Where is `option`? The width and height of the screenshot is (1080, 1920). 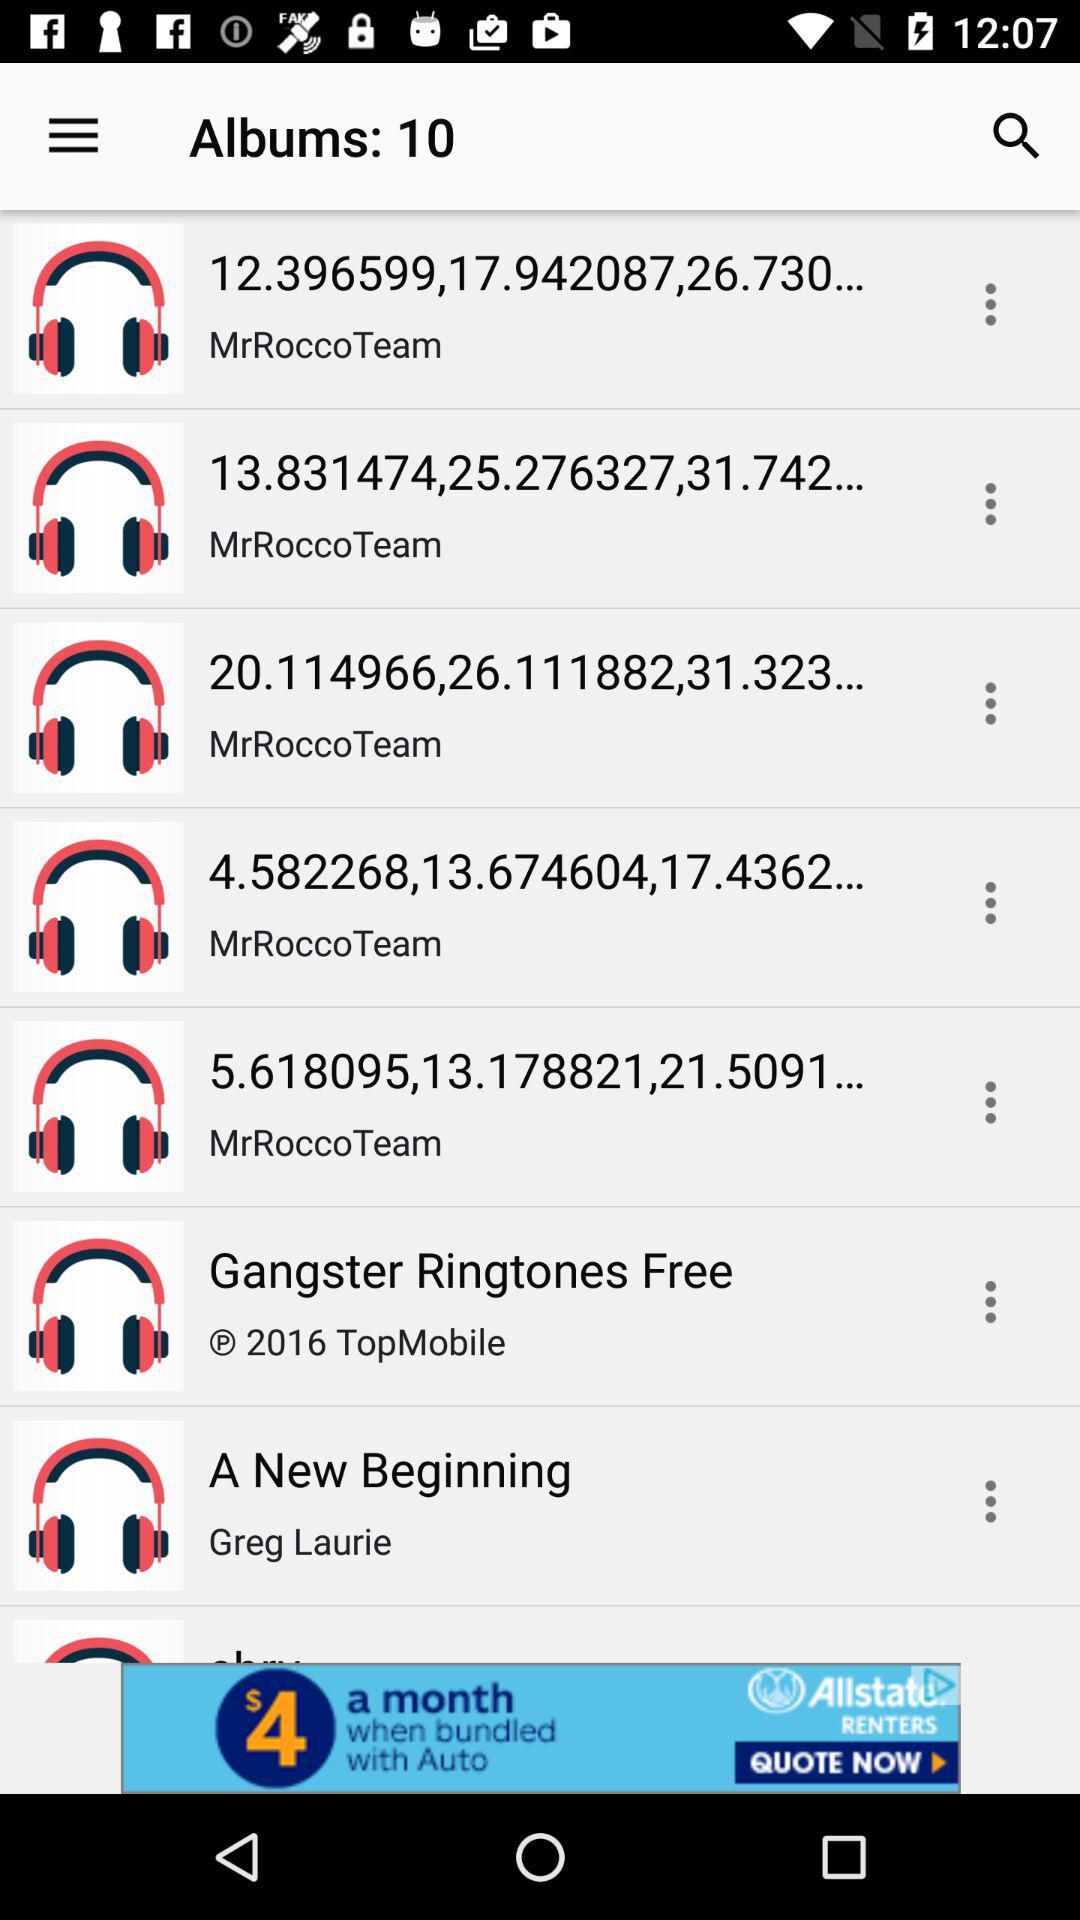 option is located at coordinates (990, 703).